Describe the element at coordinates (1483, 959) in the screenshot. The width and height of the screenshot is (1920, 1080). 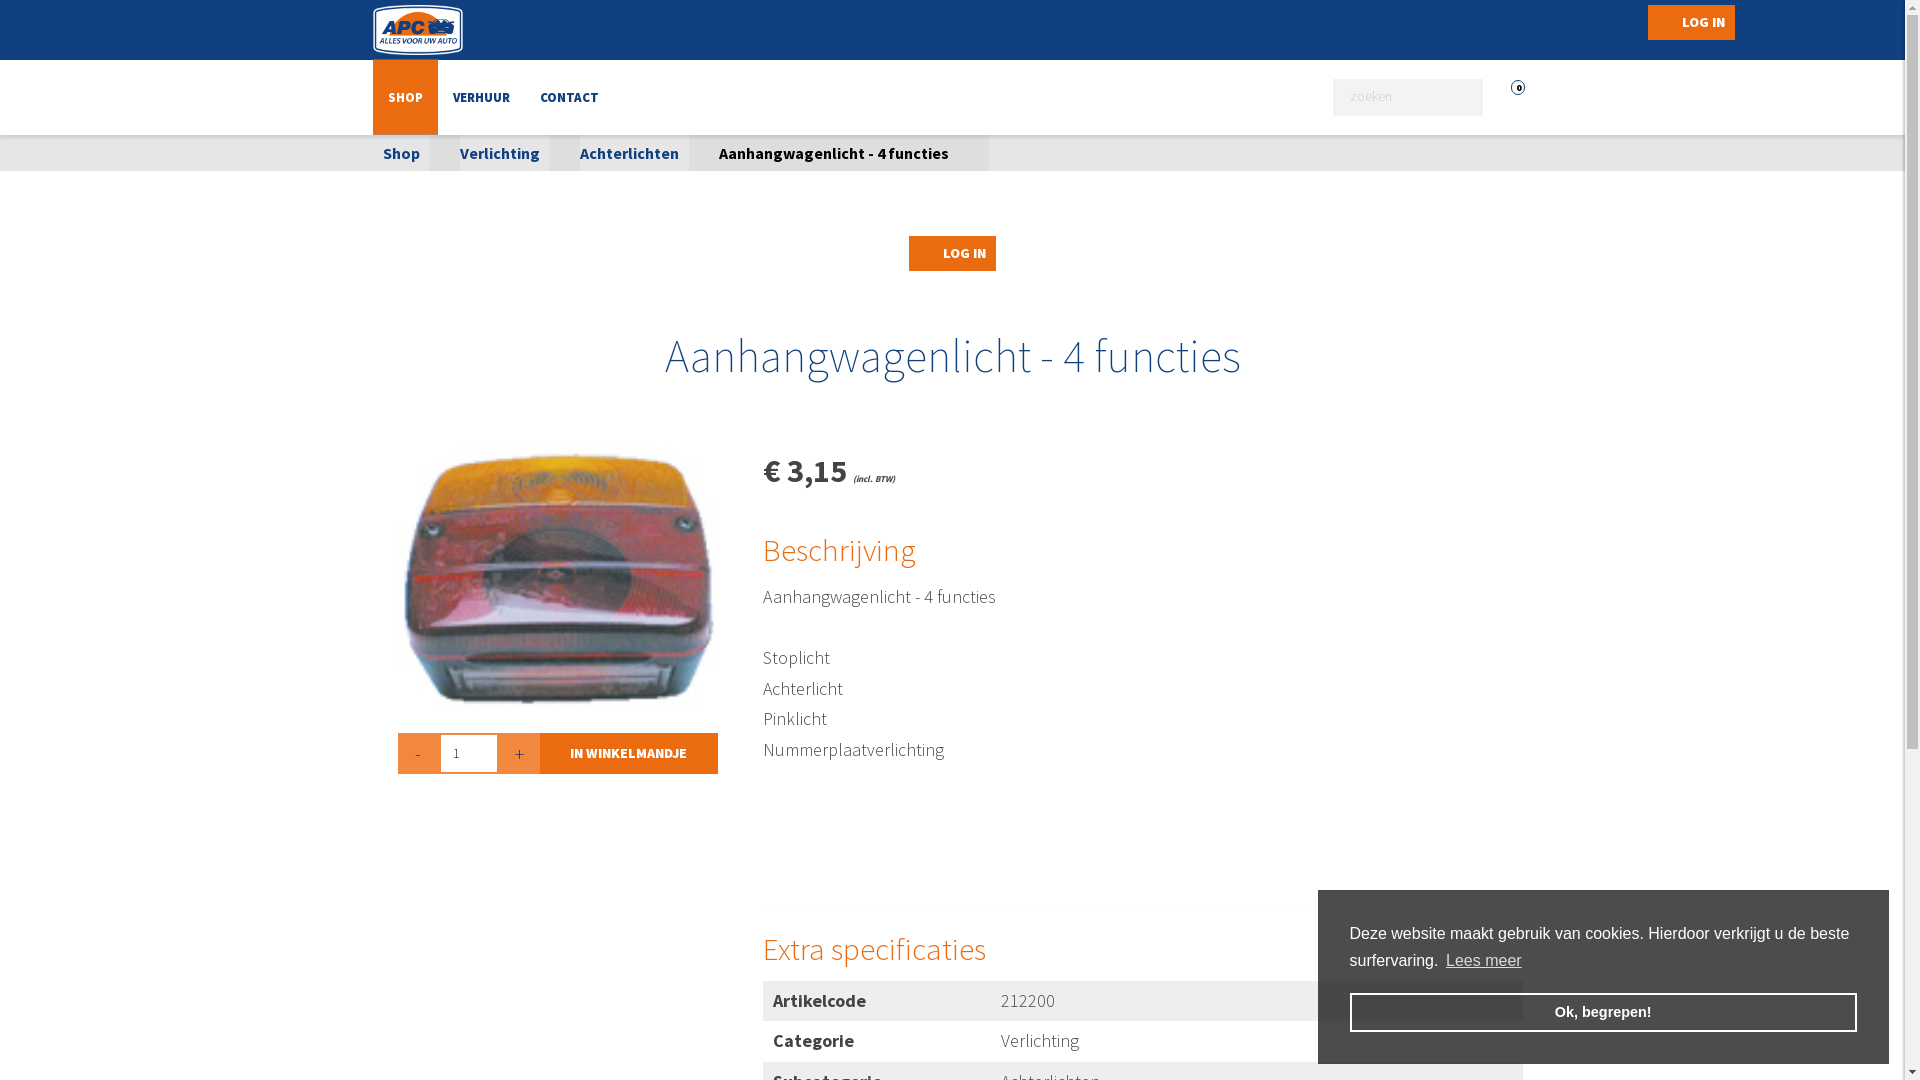
I see `'Lees meer'` at that location.